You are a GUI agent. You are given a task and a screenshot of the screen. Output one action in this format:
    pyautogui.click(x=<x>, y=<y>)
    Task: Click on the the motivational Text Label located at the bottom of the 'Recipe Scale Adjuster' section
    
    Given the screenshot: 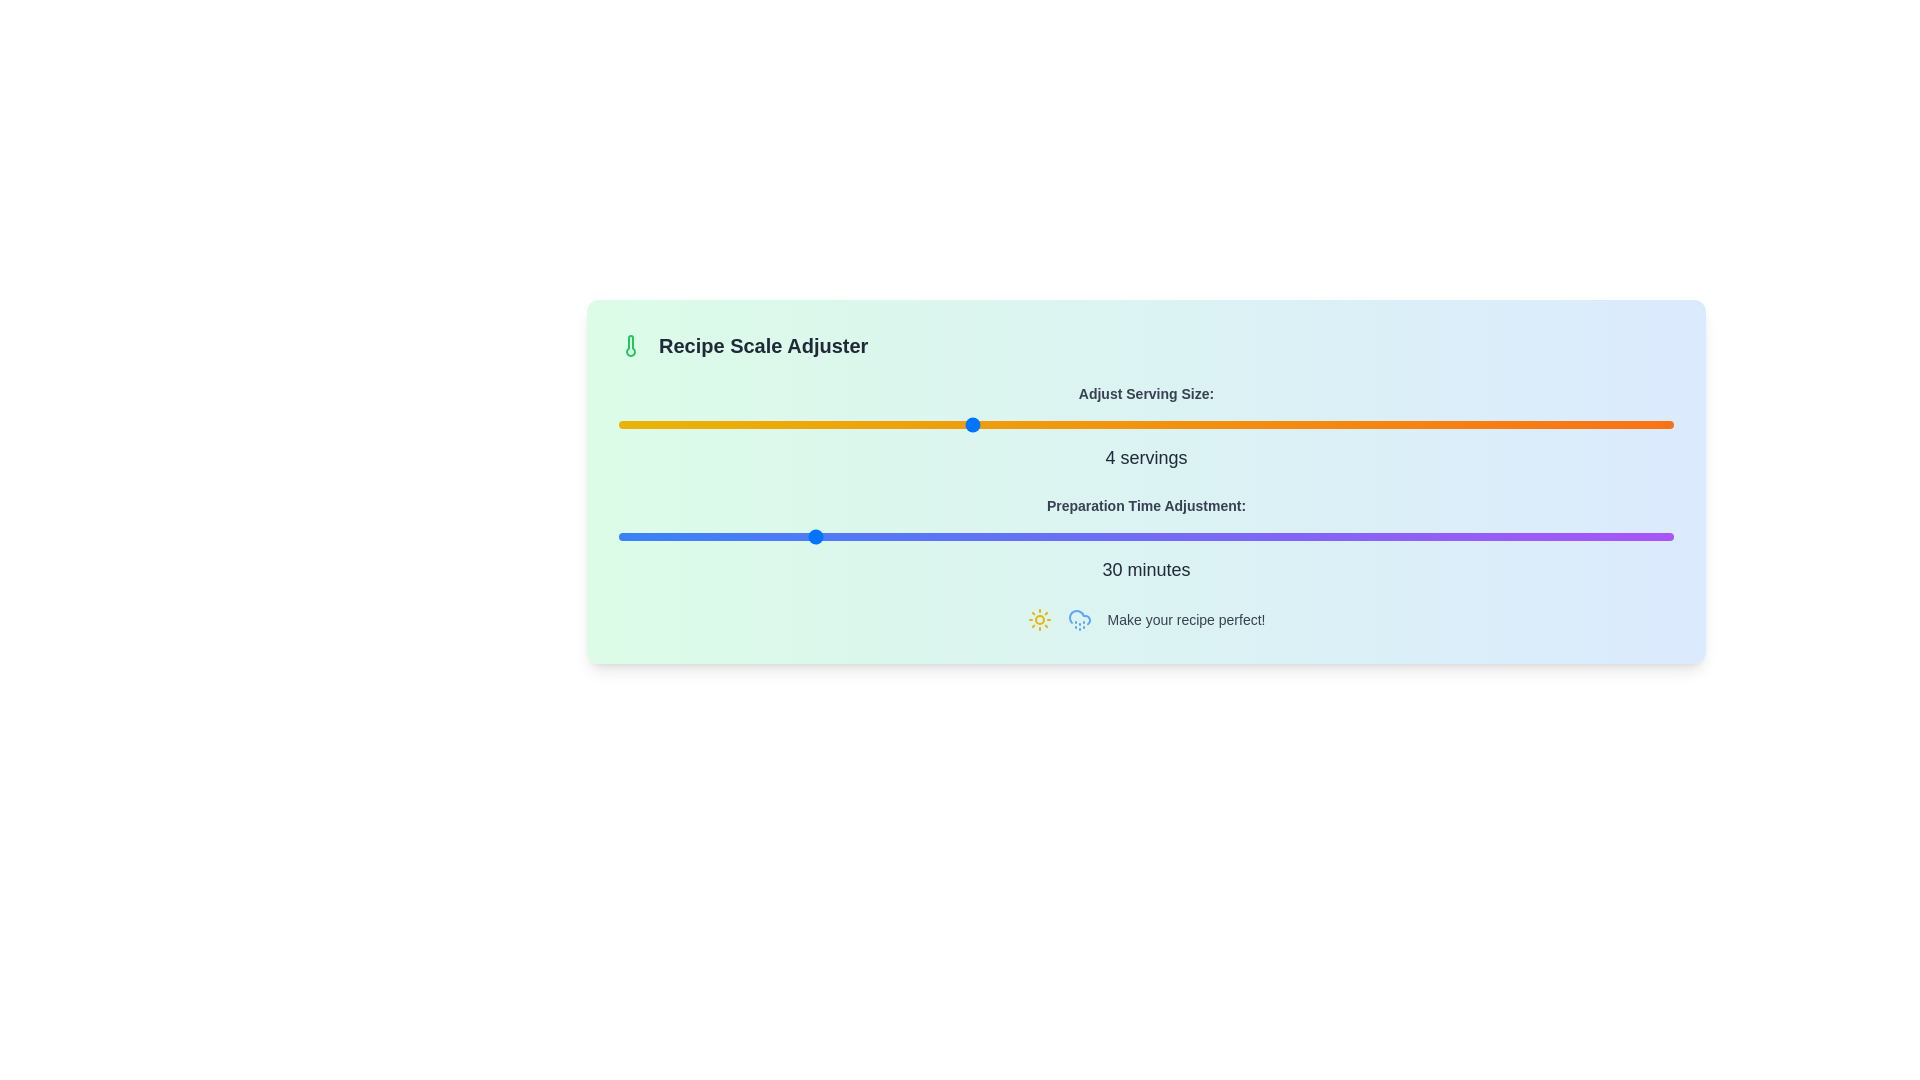 What is the action you would take?
    pyautogui.click(x=1146, y=619)
    